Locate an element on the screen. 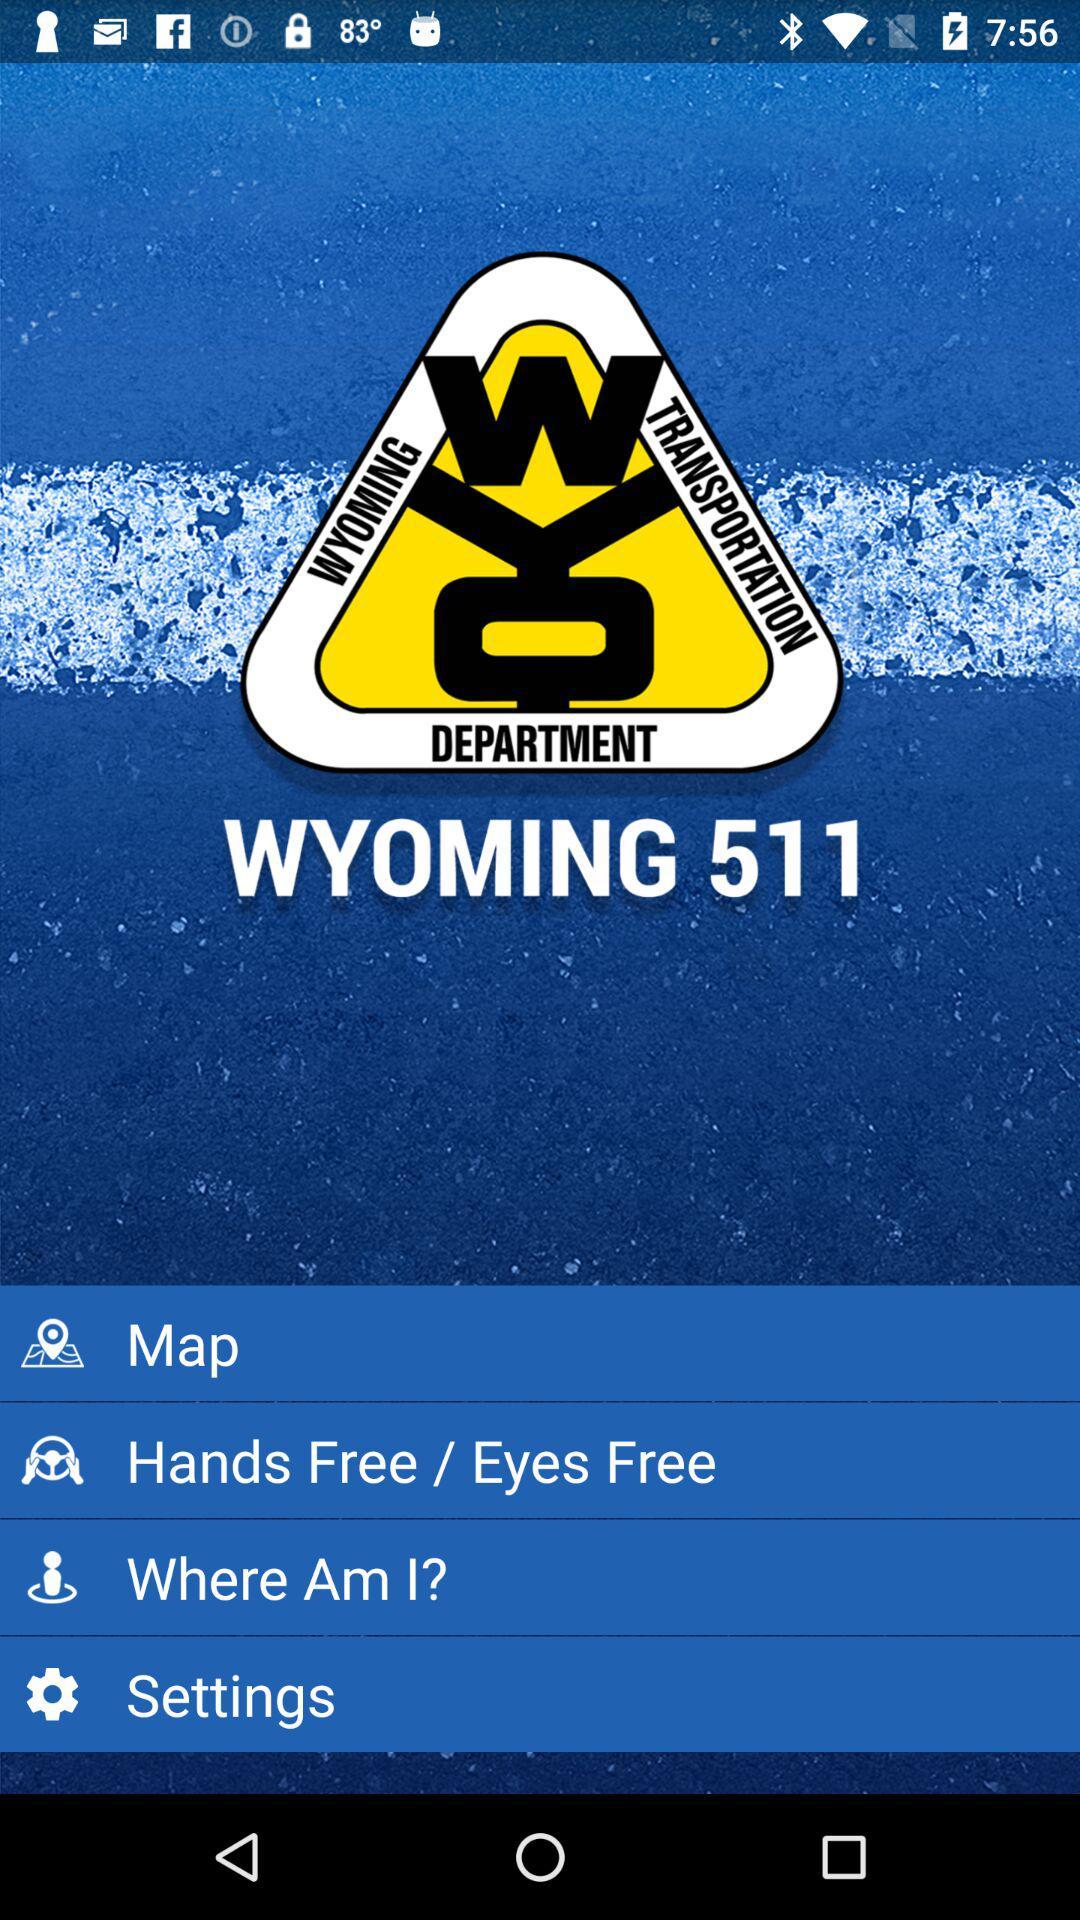  the app above hands free eyes app is located at coordinates (540, 1343).